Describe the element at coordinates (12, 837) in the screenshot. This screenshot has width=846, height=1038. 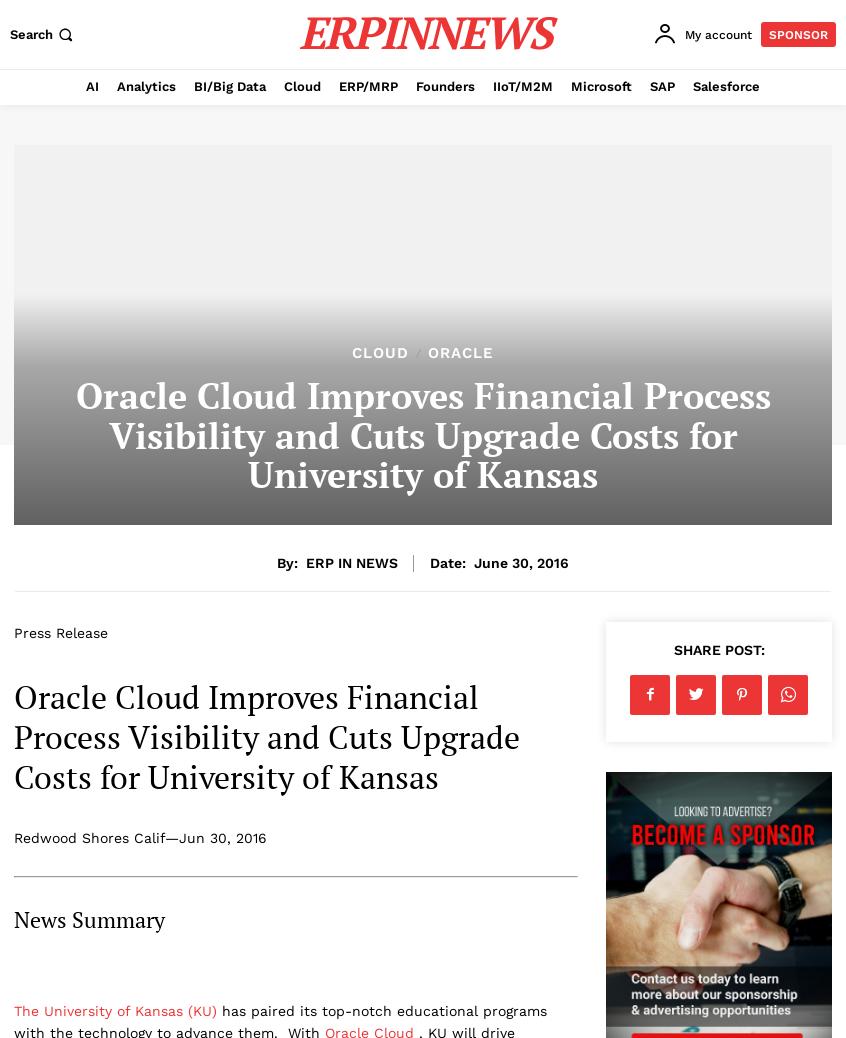
I see `'Redwood Shores Calif—Jun 30, 2016'` at that location.